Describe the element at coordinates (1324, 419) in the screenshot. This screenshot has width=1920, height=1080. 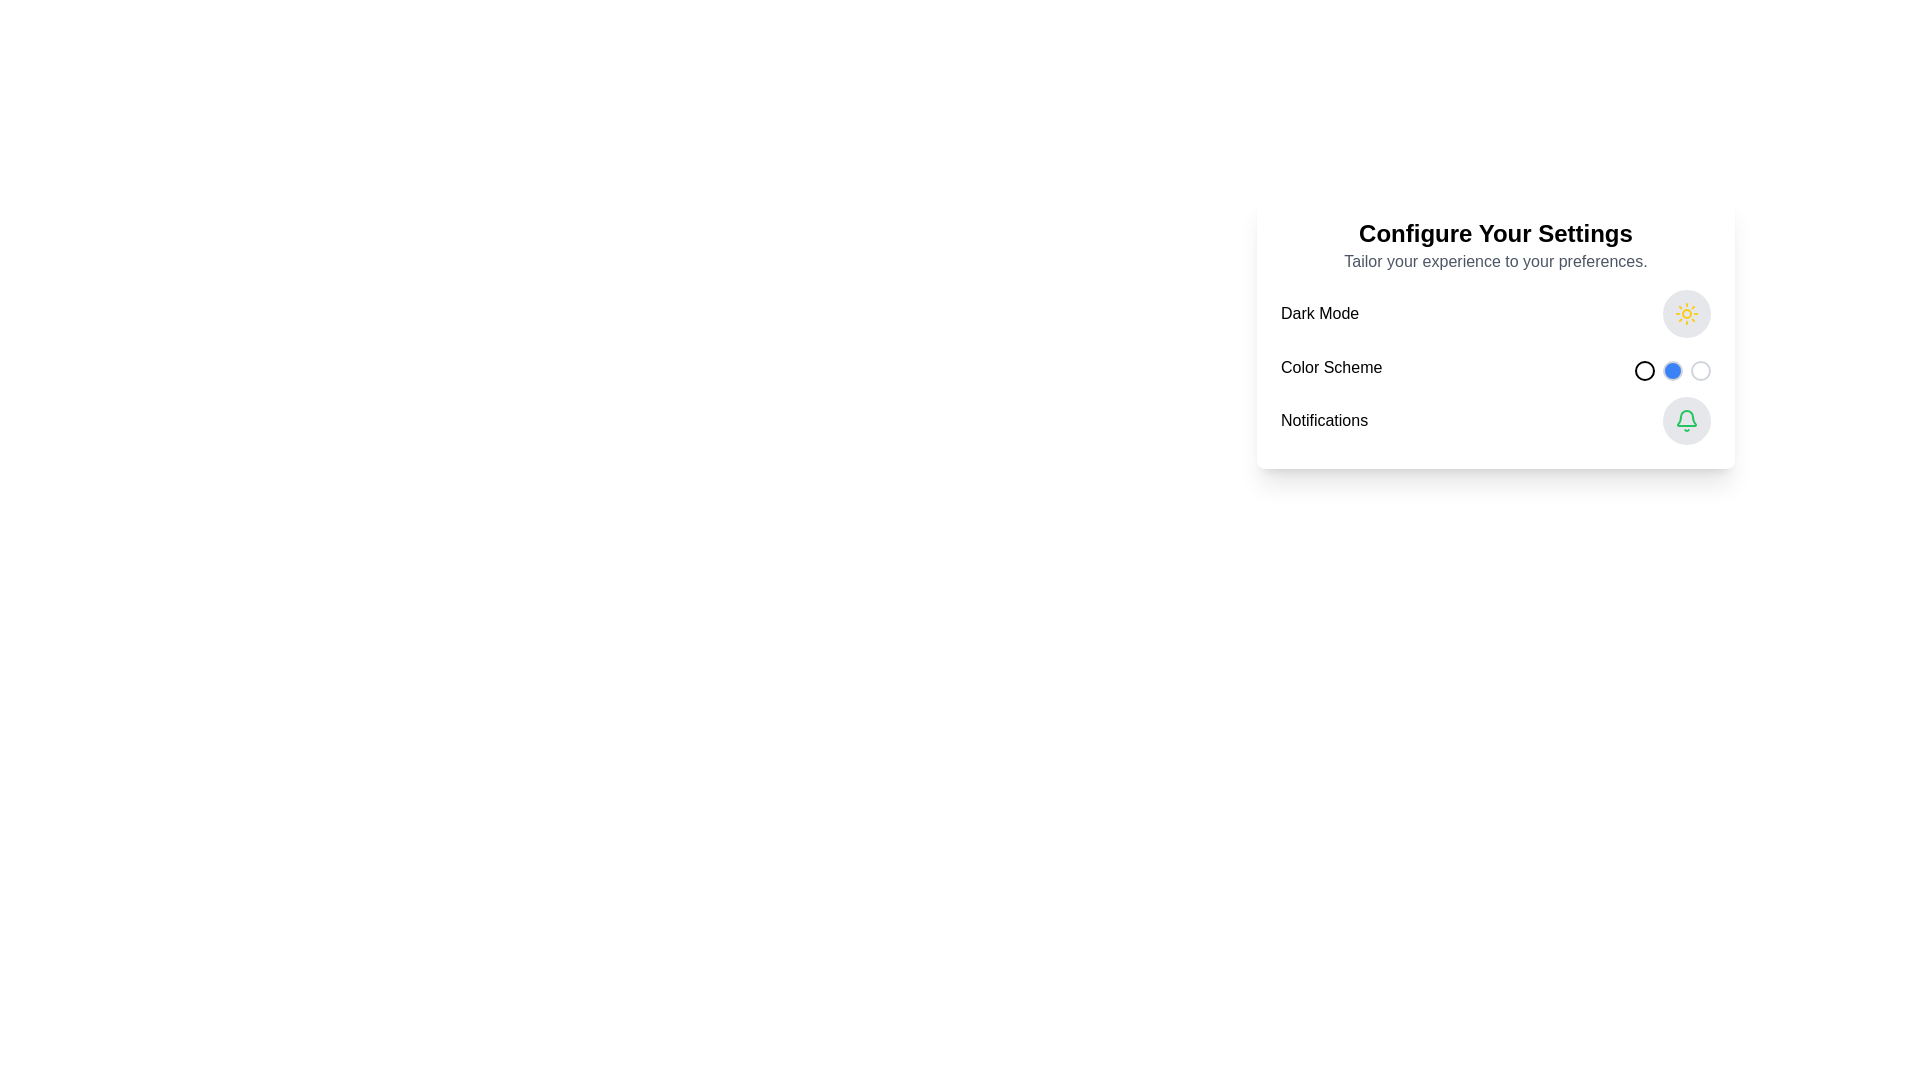
I see `the 'Notifications' text label, which is styled with a medium font weight and located in the bottom-left corner of the card-like section, below the 'Color Scheme' option` at that location.